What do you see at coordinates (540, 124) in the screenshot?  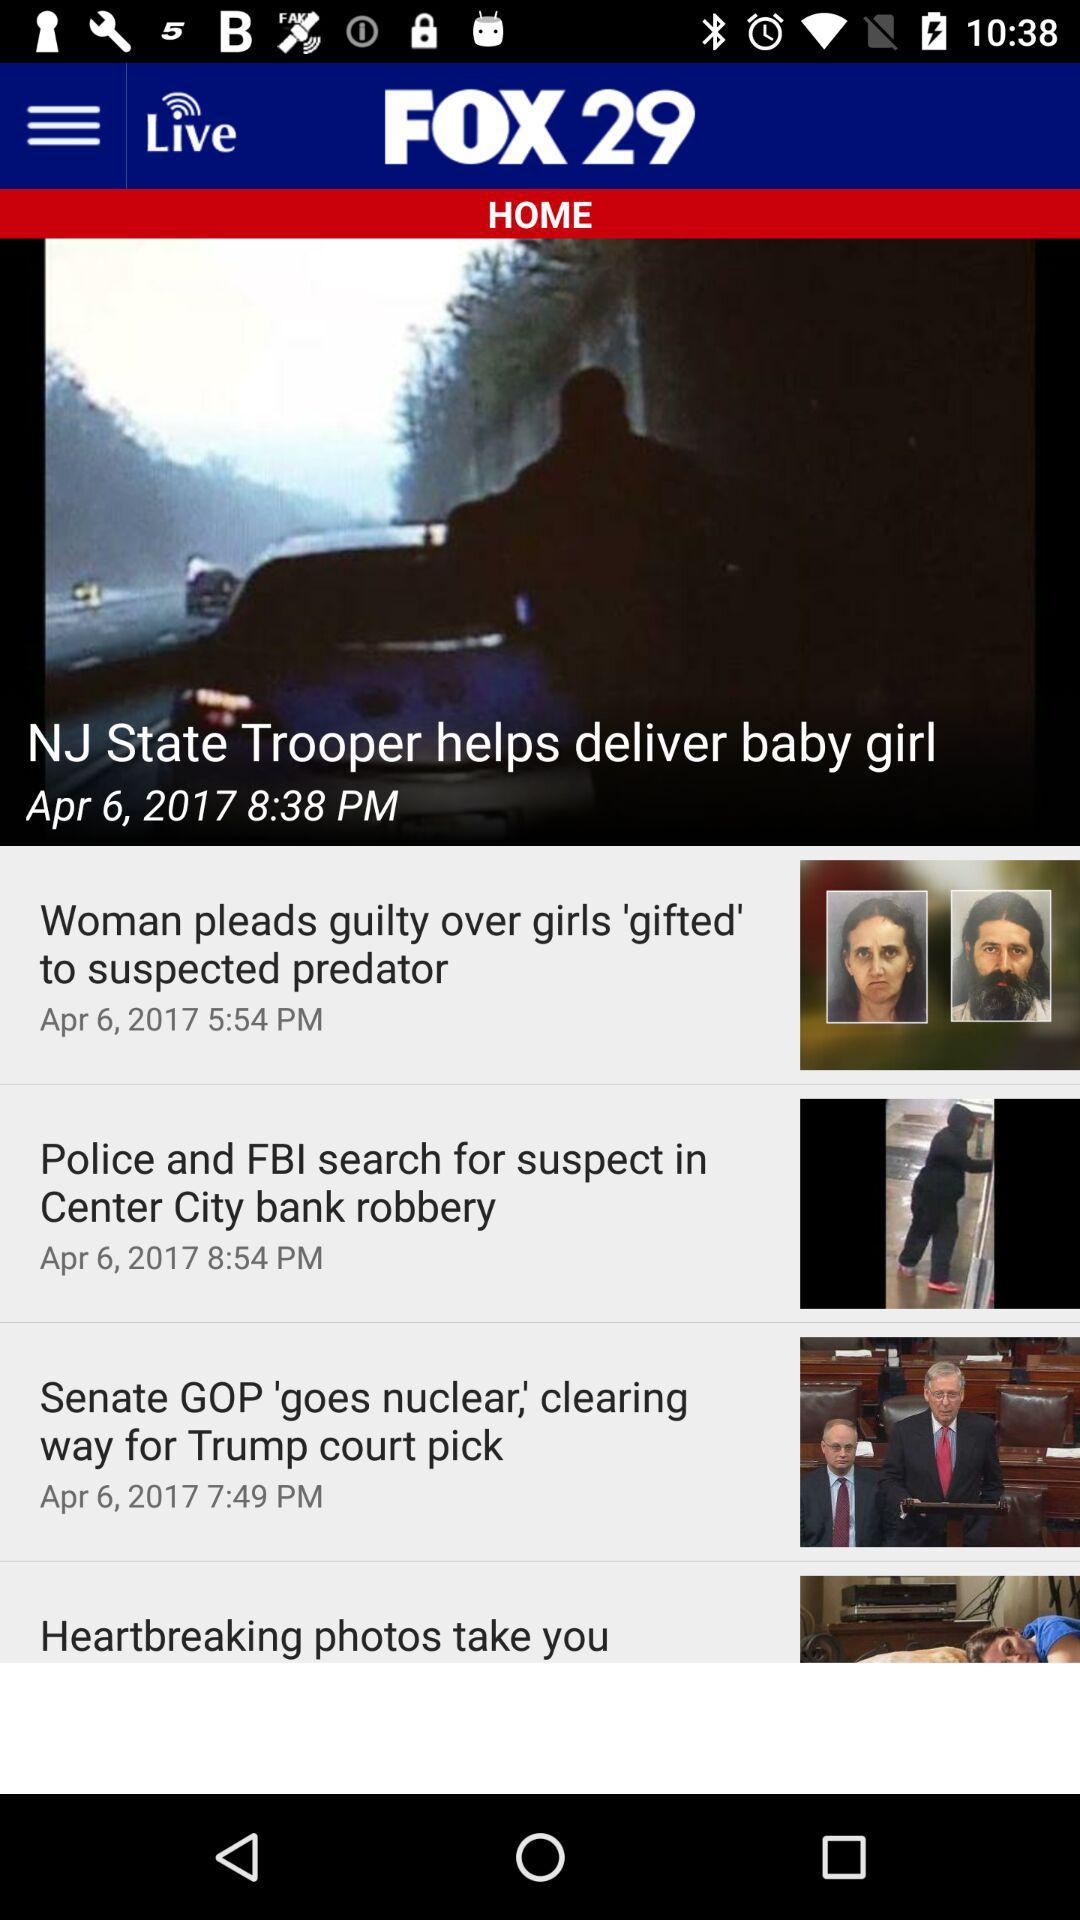 I see `the sliders icon` at bounding box center [540, 124].